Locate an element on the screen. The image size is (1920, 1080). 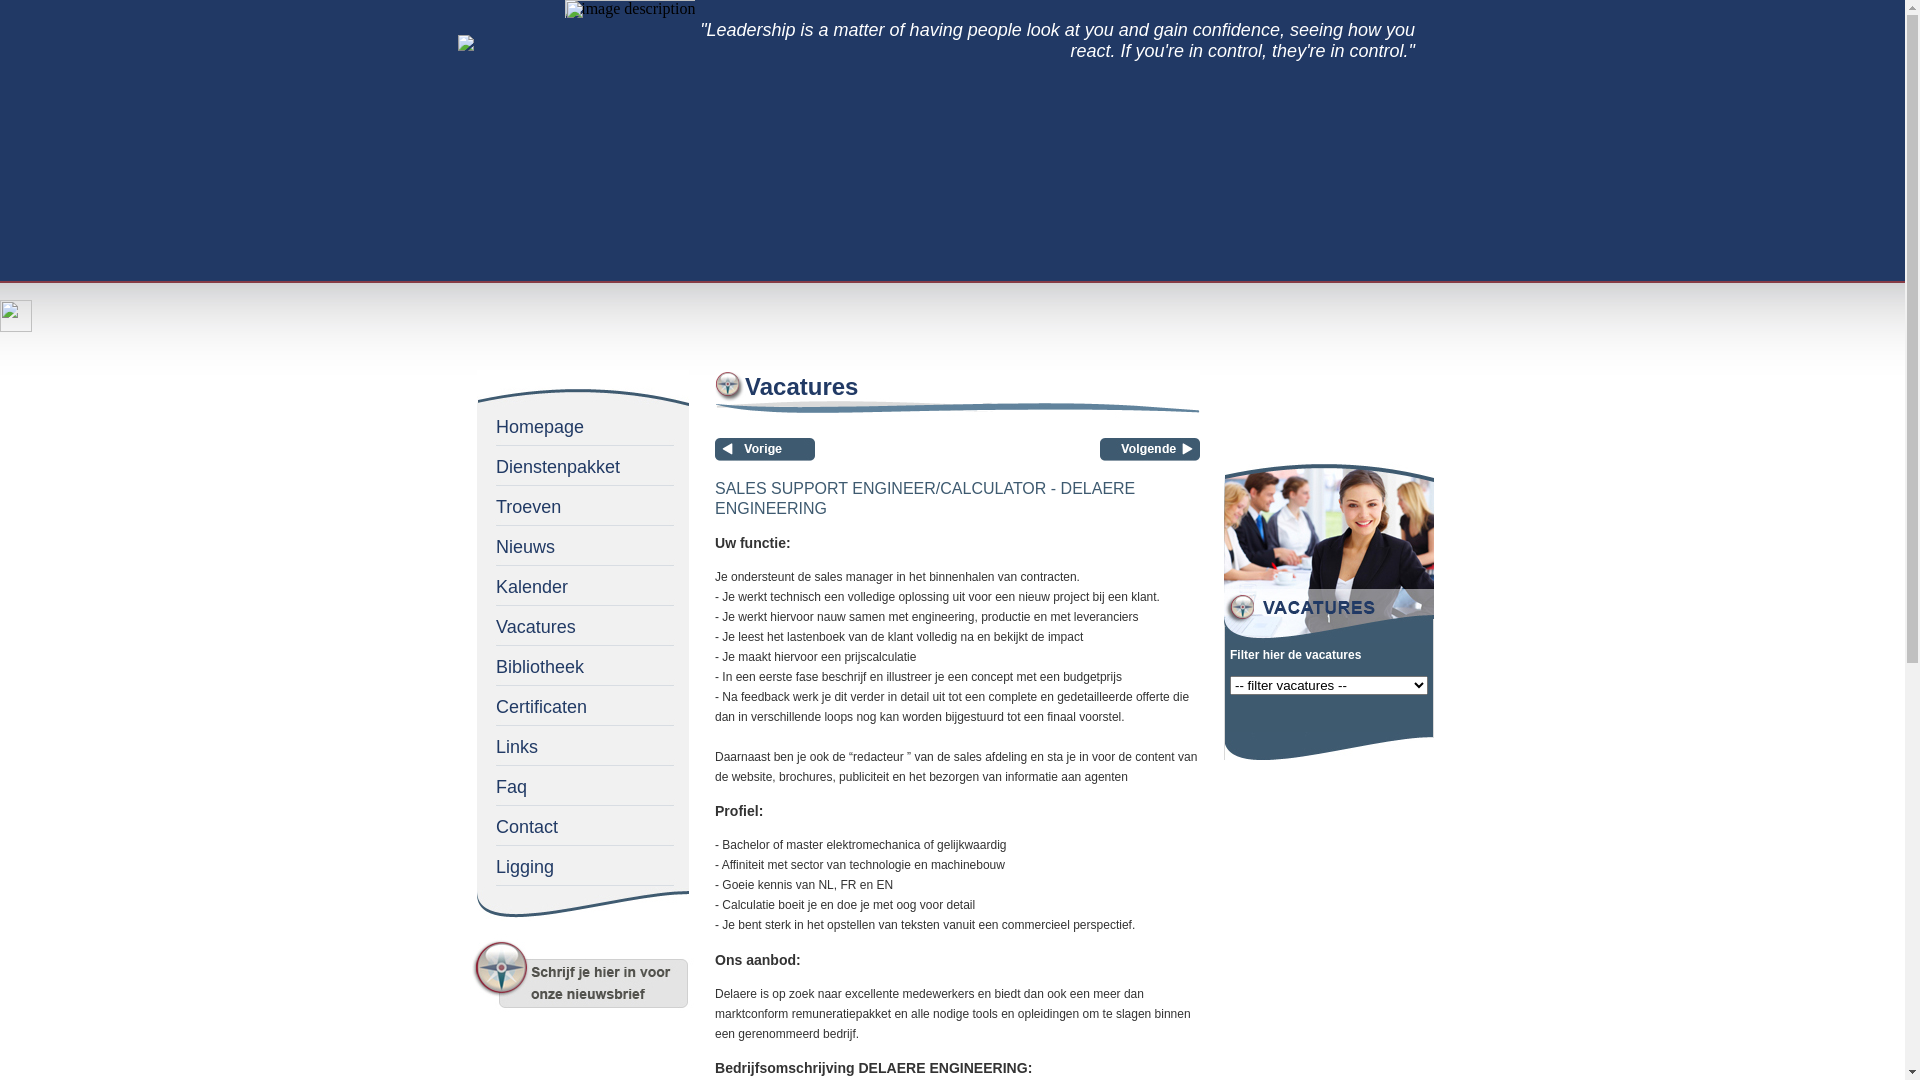
'Homepage' is located at coordinates (581, 421).